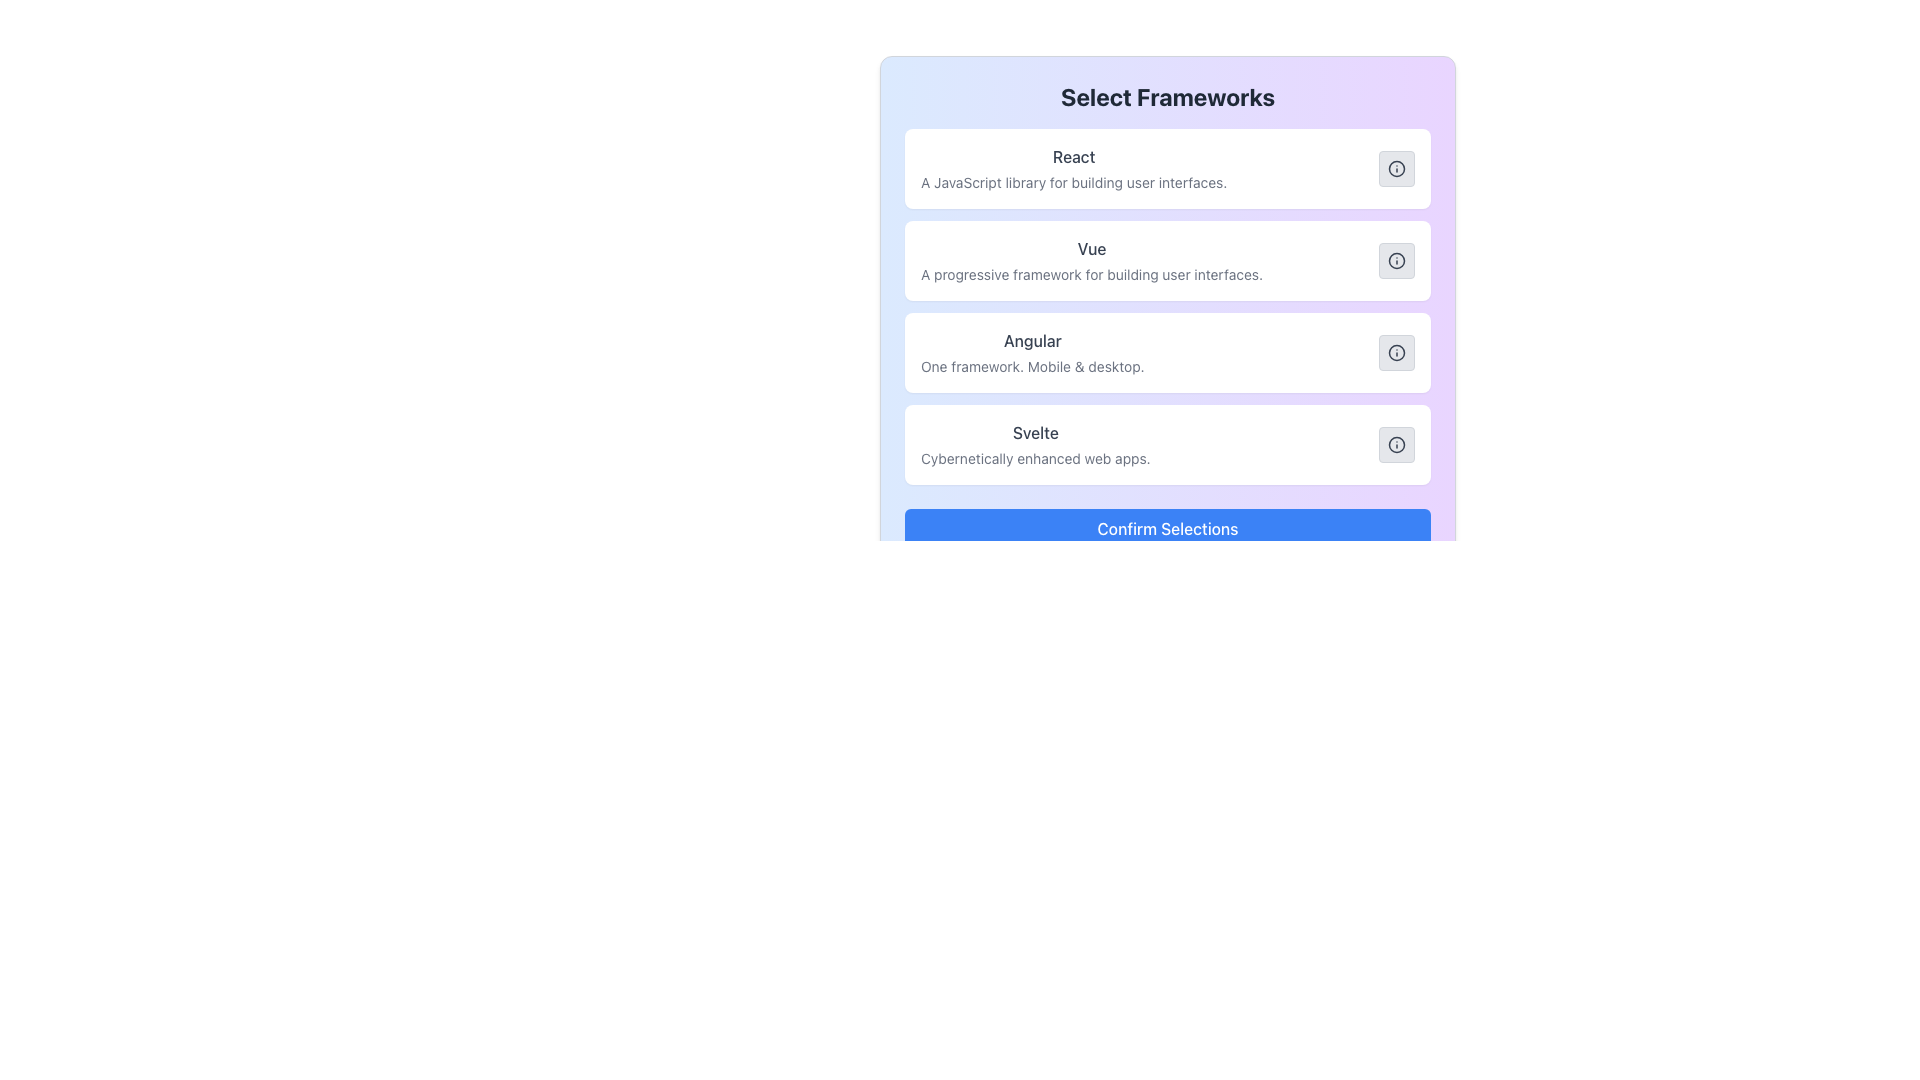 The width and height of the screenshot is (1920, 1080). I want to click on the selectable option in the list that provides details about the Vue framework, which is centrally located in the second box of a vertically stacked list between the 'React' and 'Angular' boxes, so click(1091, 260).